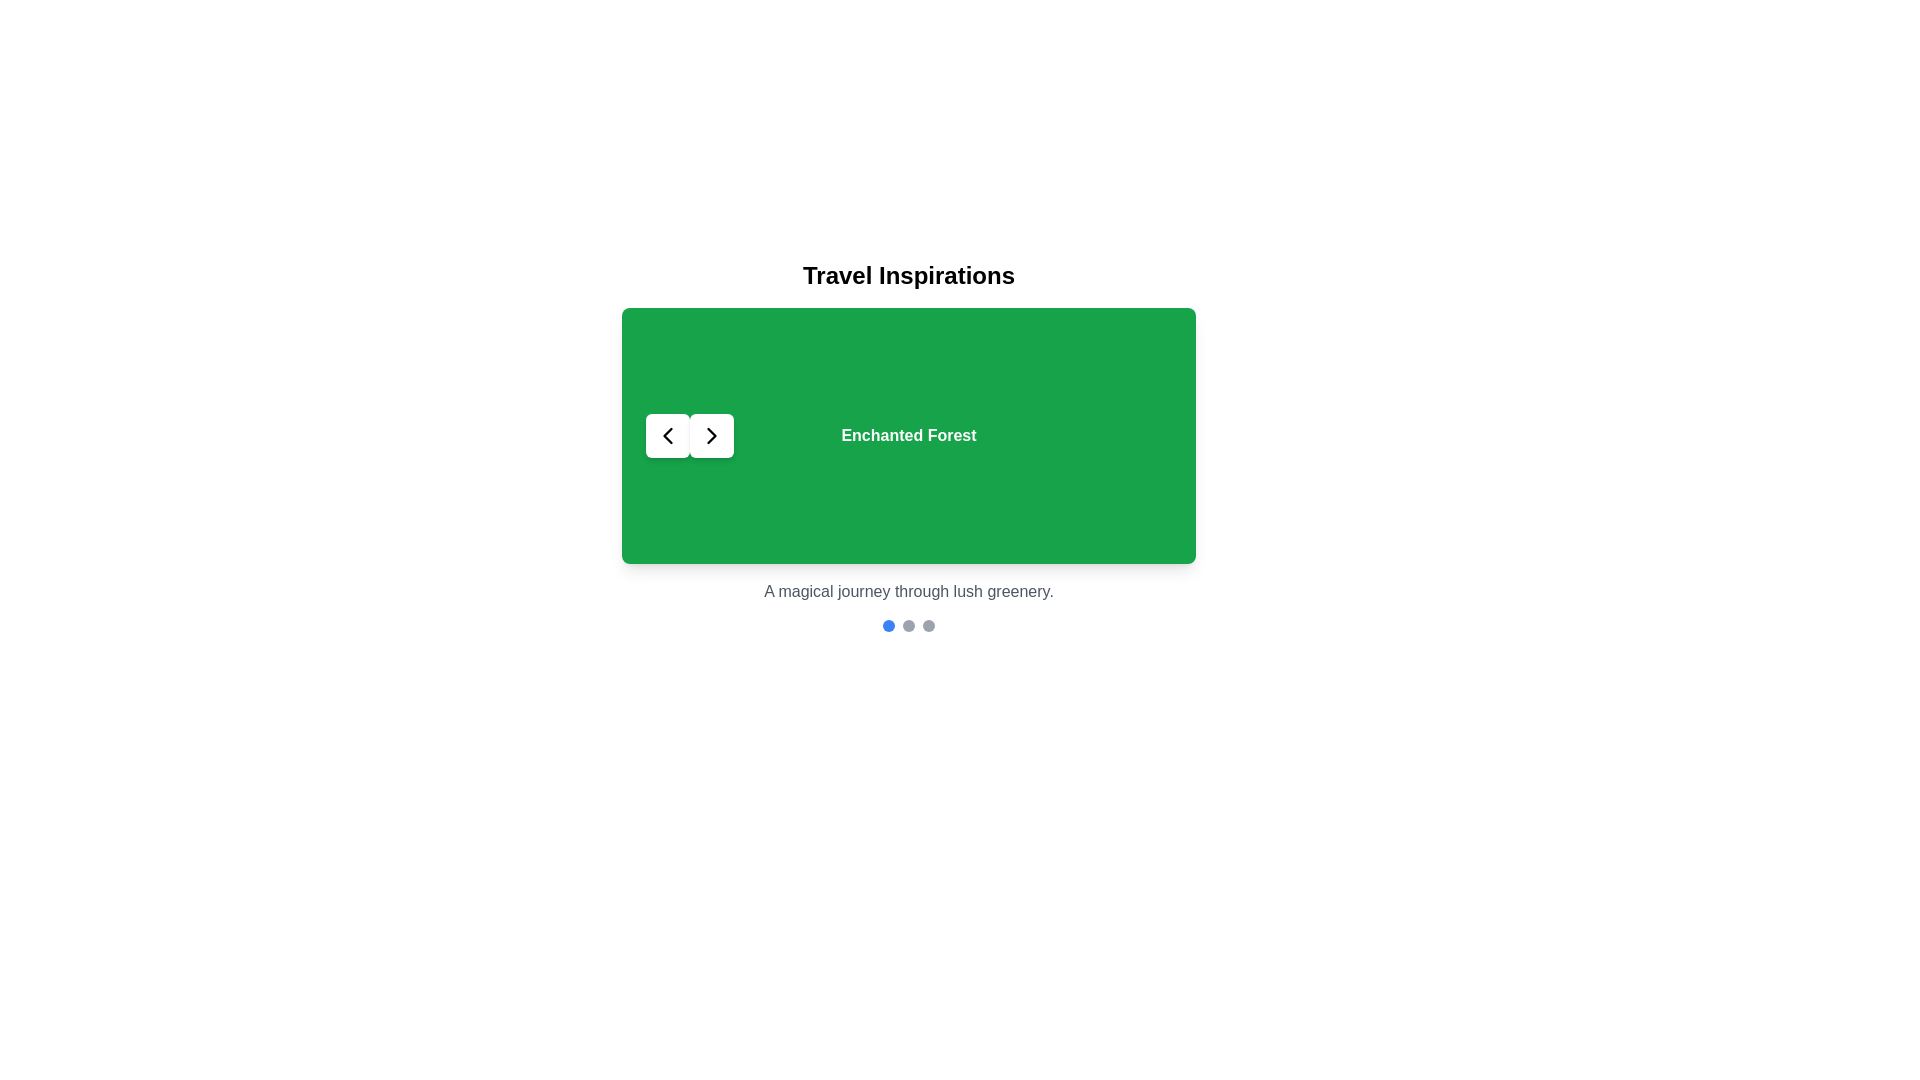  Describe the element at coordinates (887, 624) in the screenshot. I see `the first blue progress indicator dot at the bottom-center of the carousel to change the slide` at that location.